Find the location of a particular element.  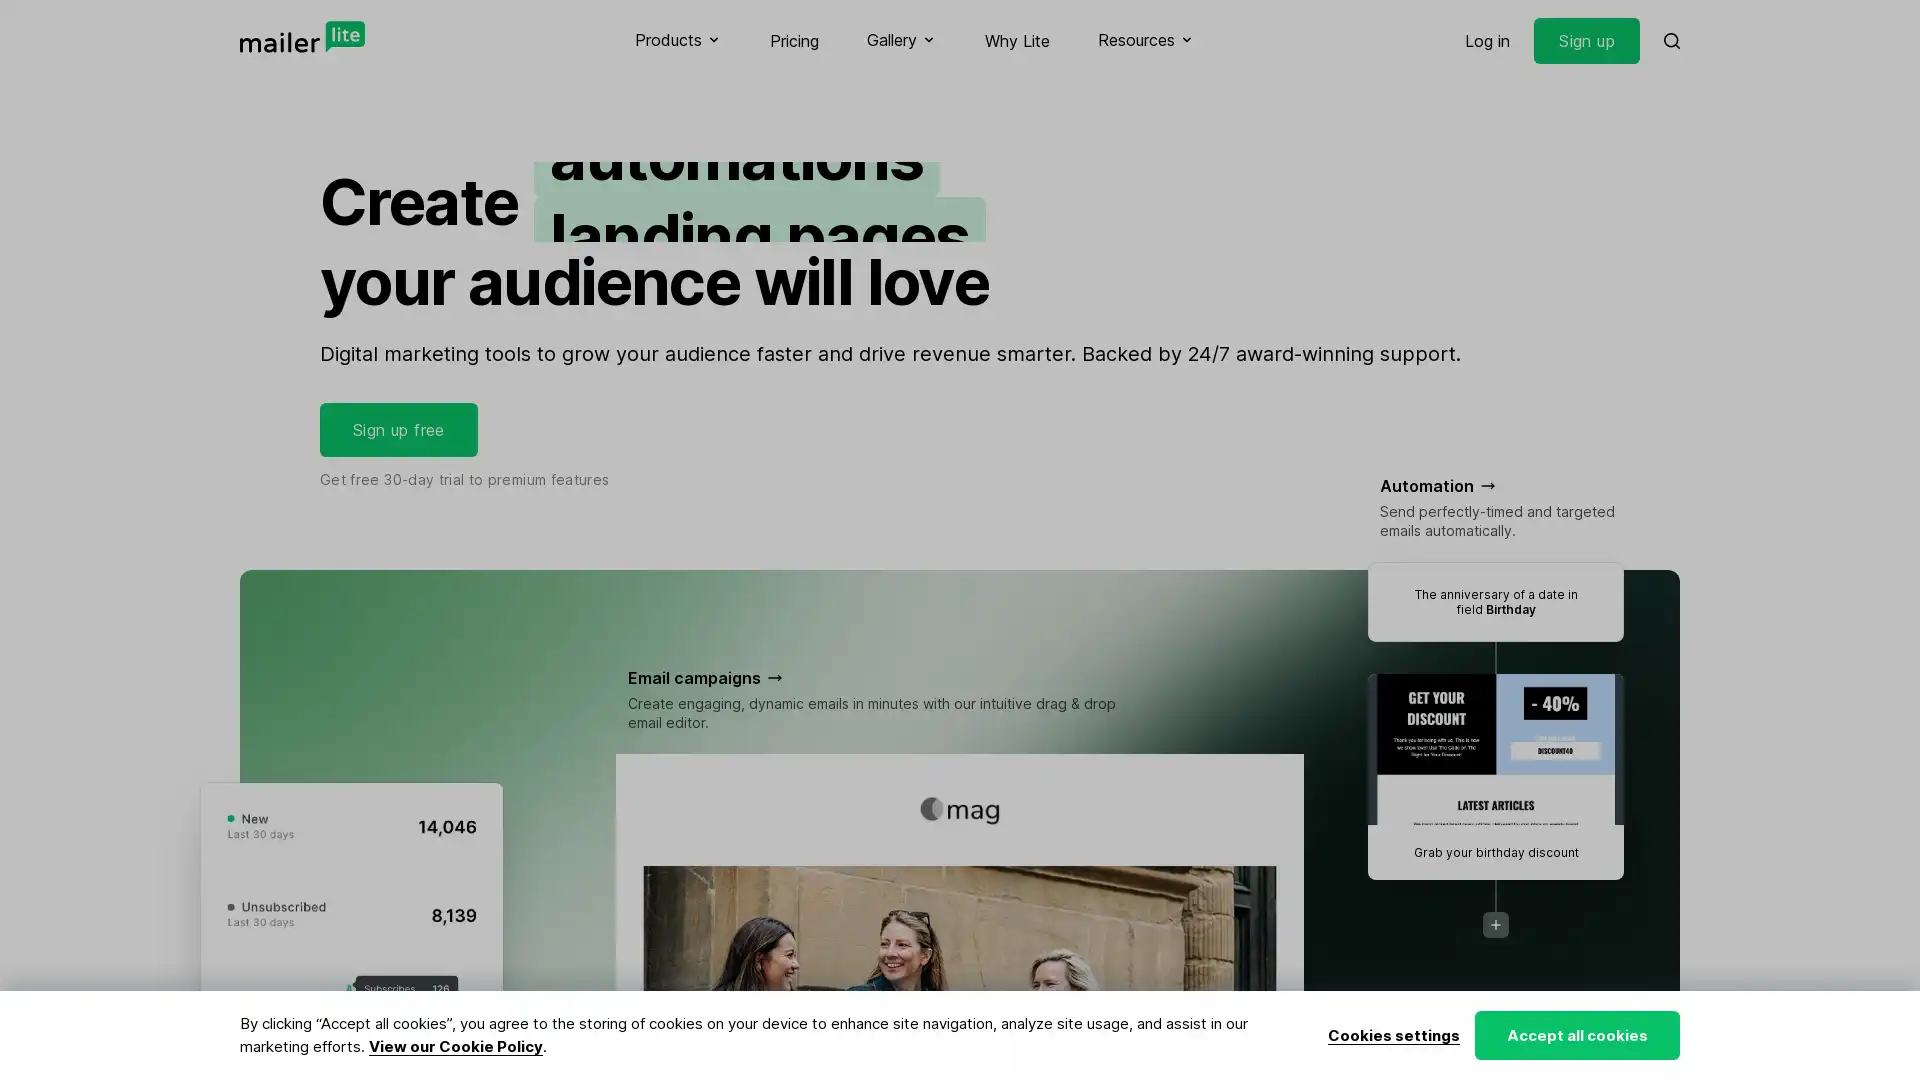

Search MailerLite is located at coordinates (1670, 41).